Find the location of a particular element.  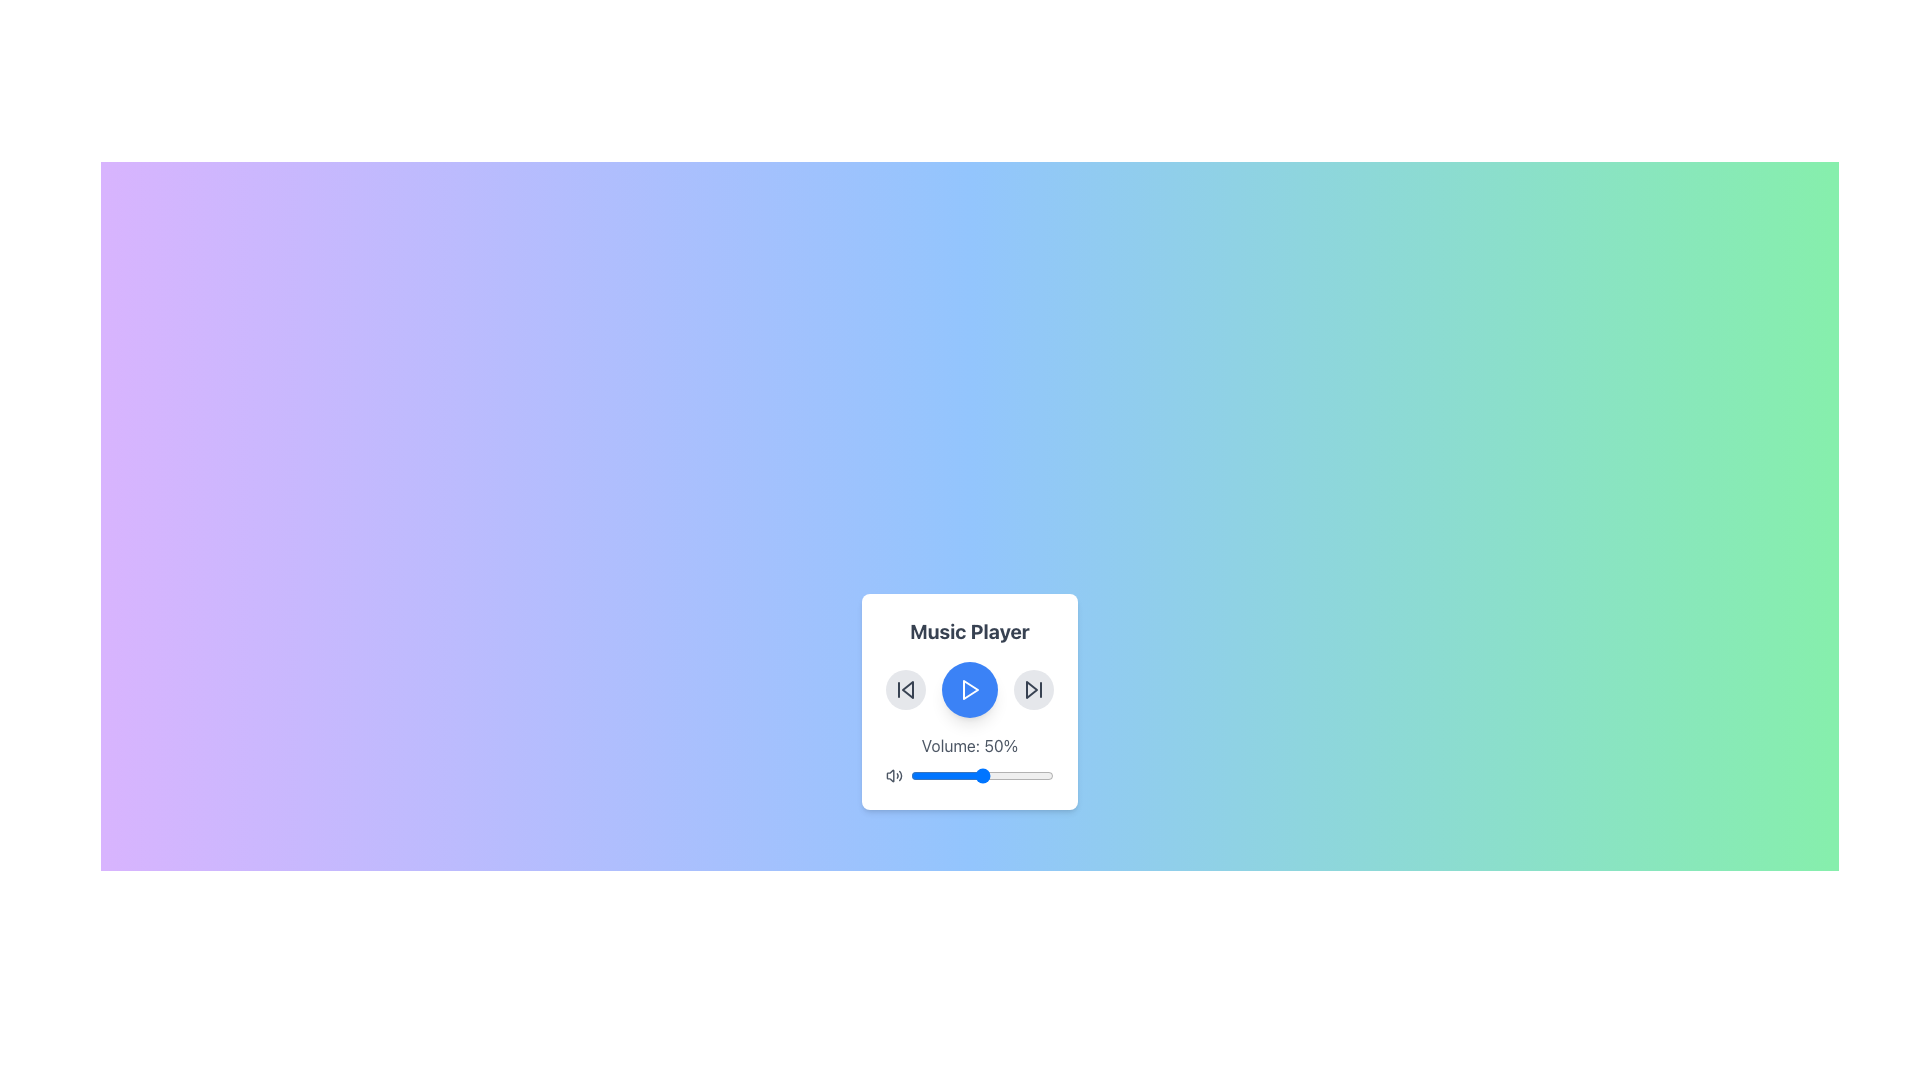

volume level is located at coordinates (981, 774).